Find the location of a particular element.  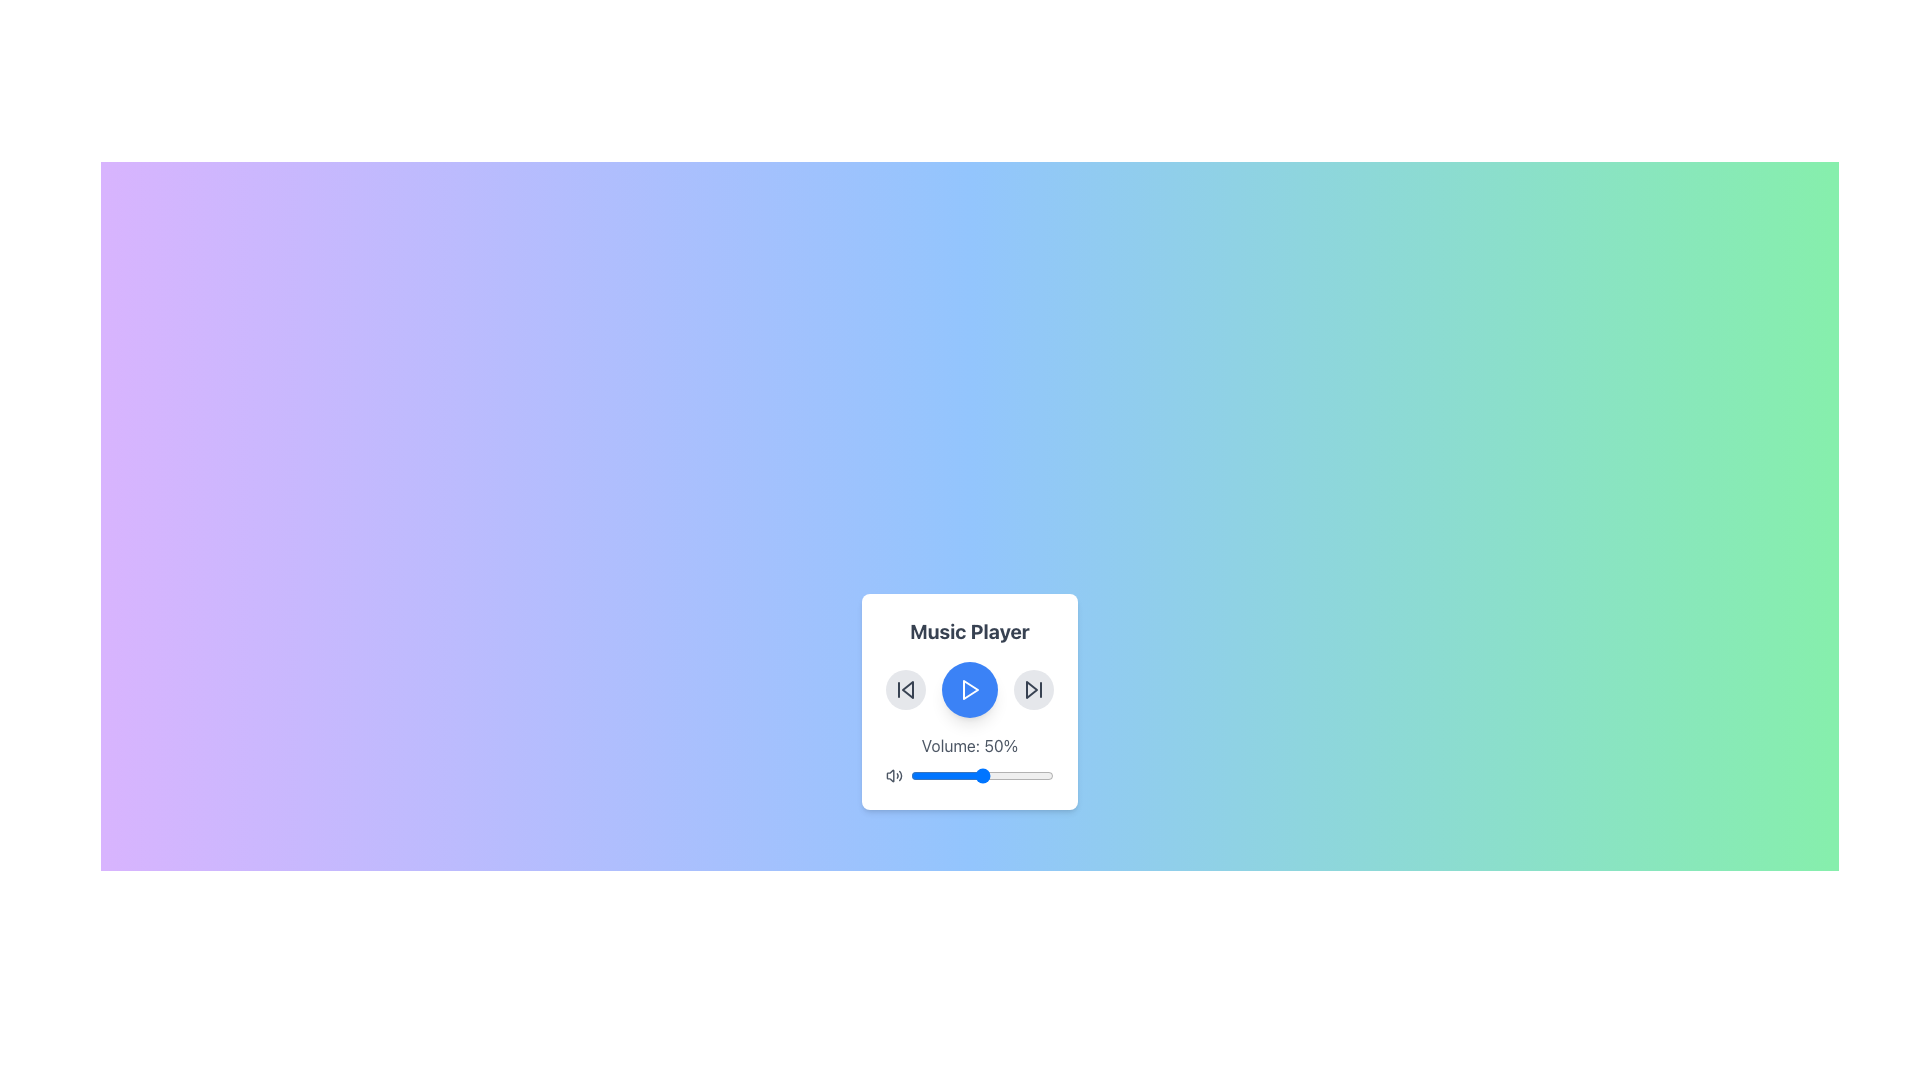

volume level is located at coordinates (981, 774).